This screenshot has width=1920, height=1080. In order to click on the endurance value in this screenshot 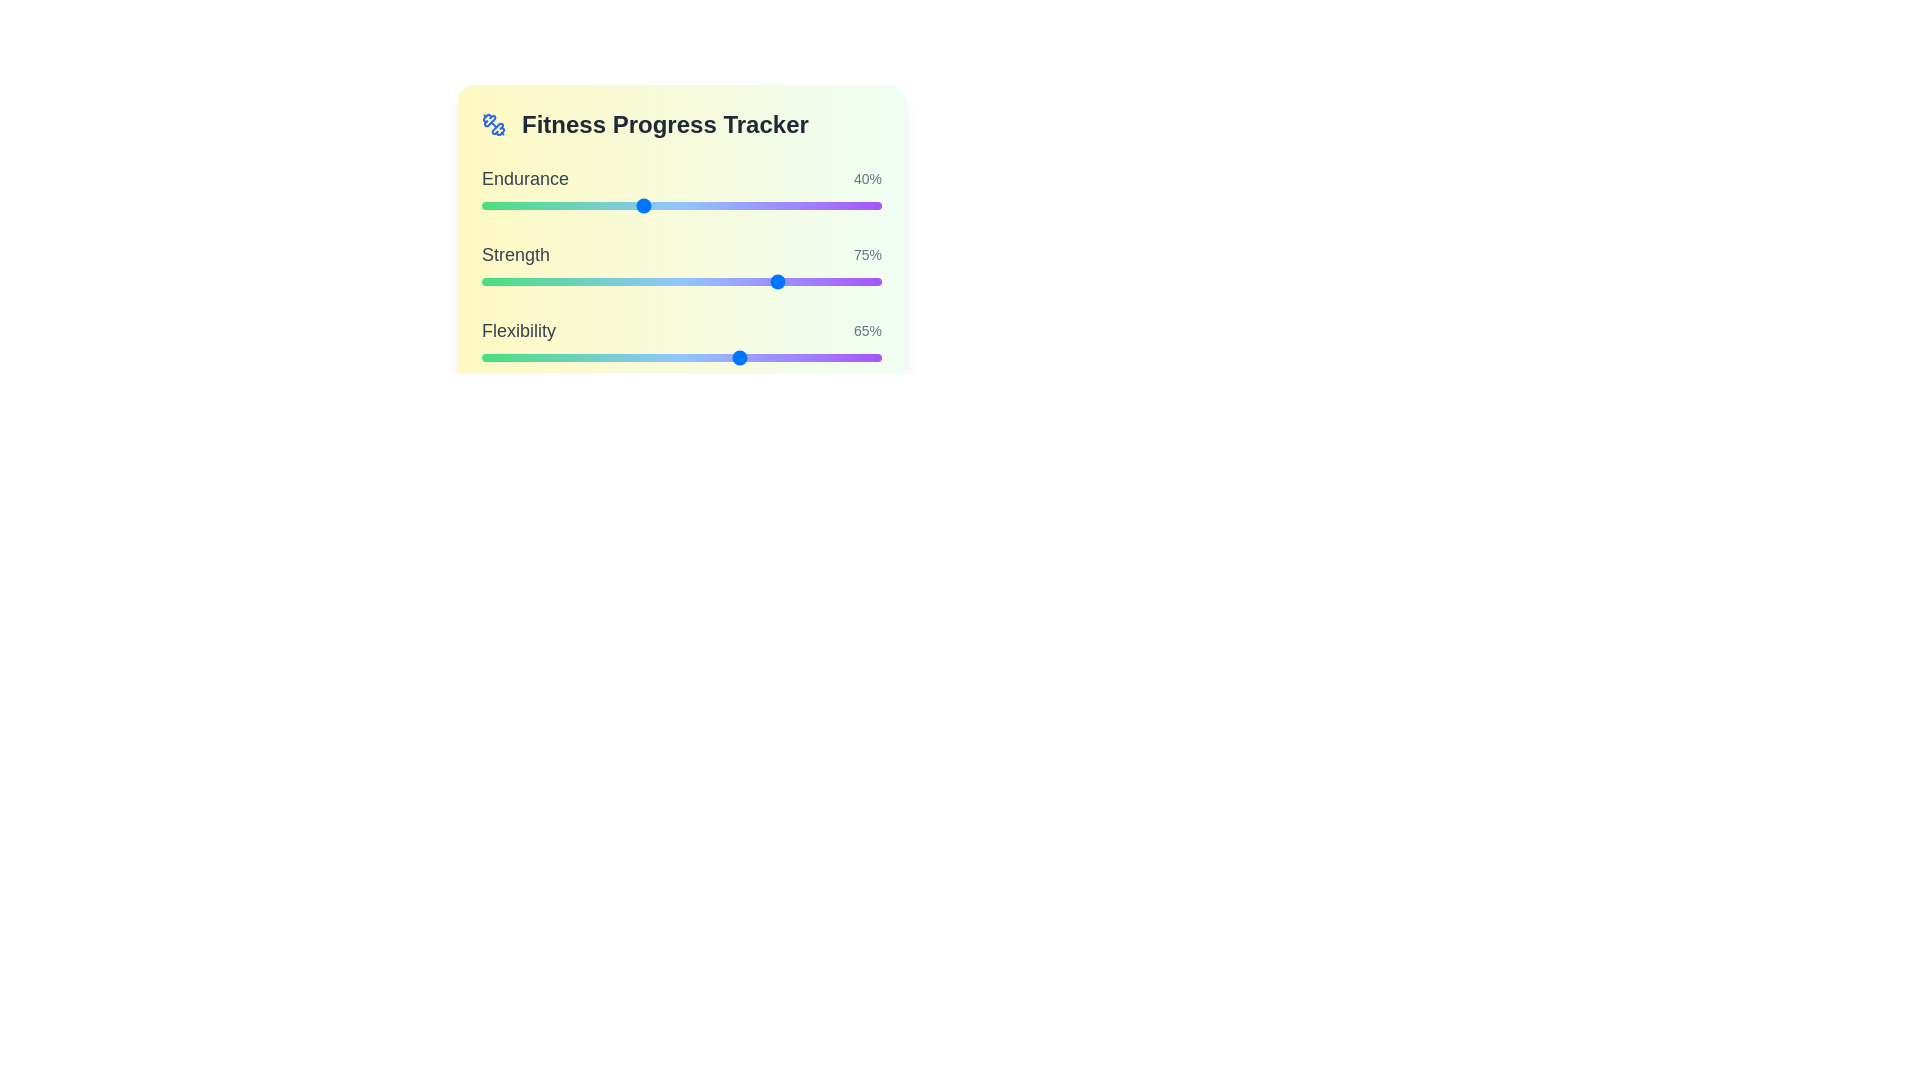, I will do `click(613, 205)`.